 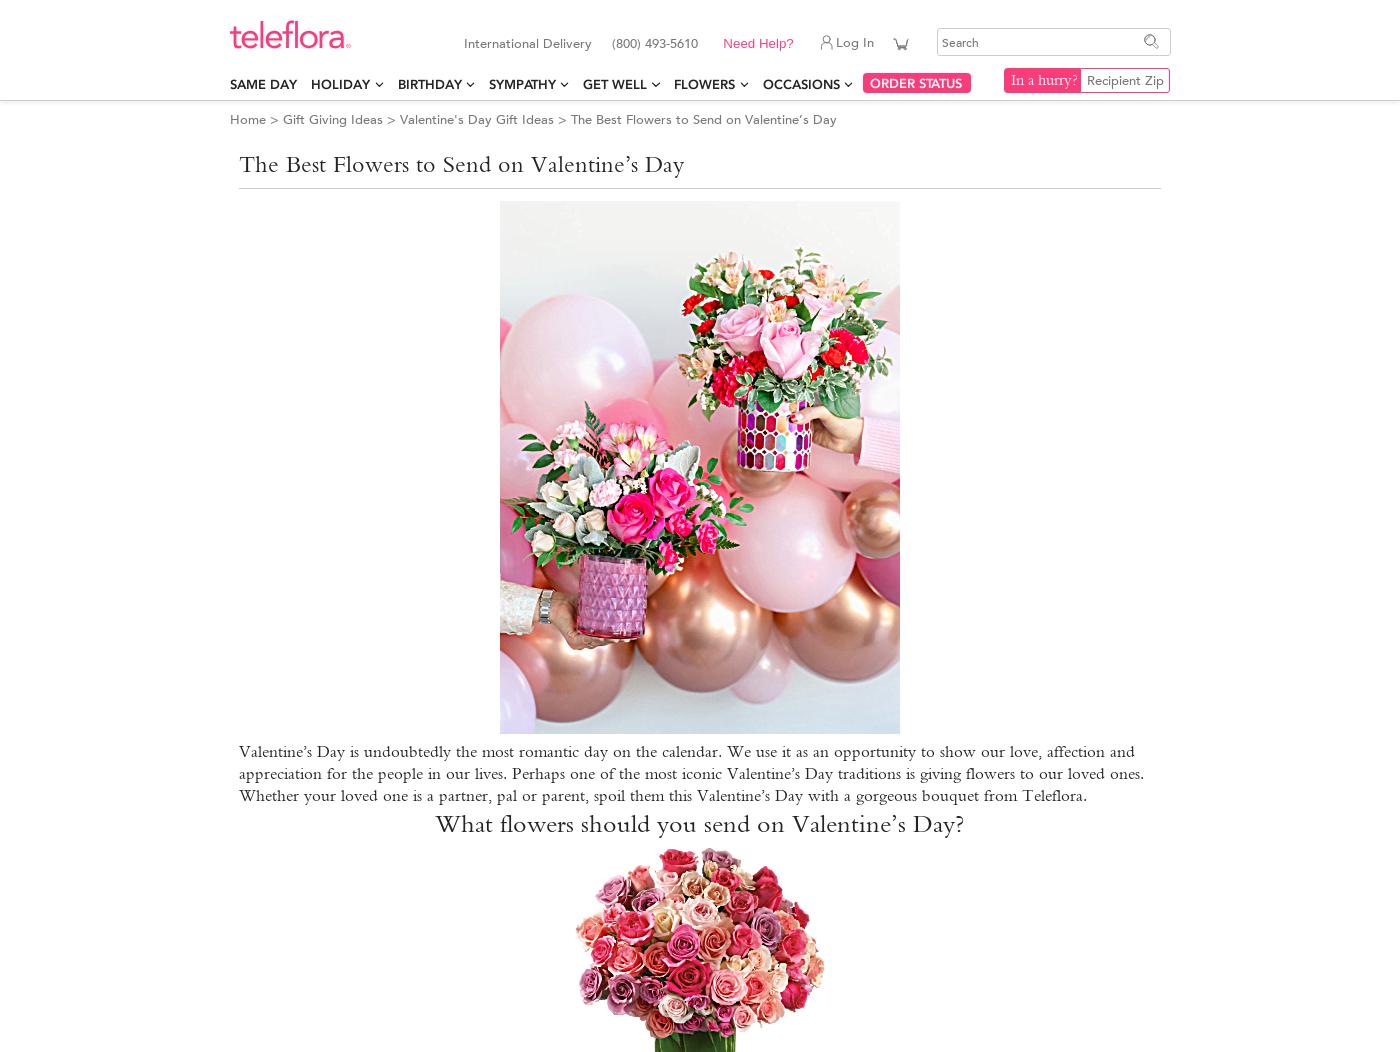 What do you see at coordinates (699, 822) in the screenshot?
I see `'What flowers should you send on Valentine’s Day?'` at bounding box center [699, 822].